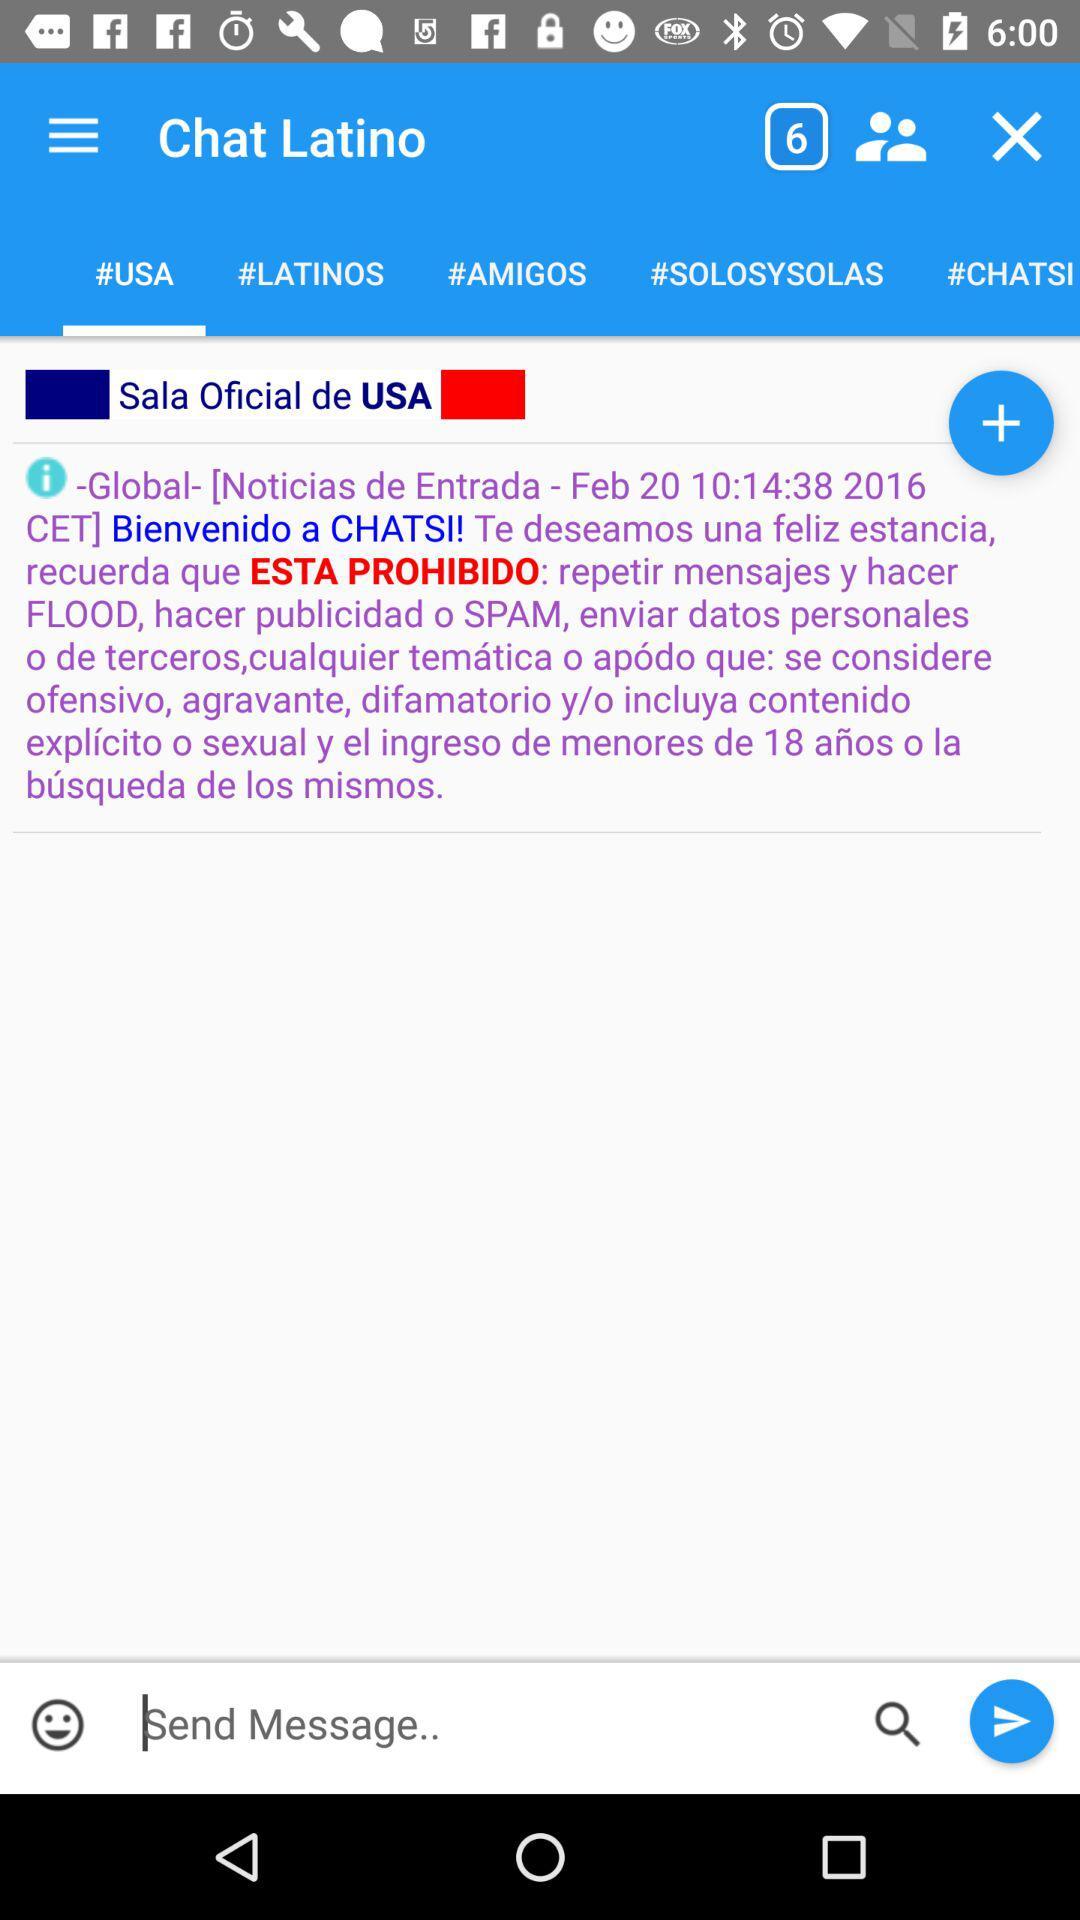 Image resolution: width=1080 pixels, height=1920 pixels. Describe the element at coordinates (72, 135) in the screenshot. I see `the item to the left of the chat latino` at that location.